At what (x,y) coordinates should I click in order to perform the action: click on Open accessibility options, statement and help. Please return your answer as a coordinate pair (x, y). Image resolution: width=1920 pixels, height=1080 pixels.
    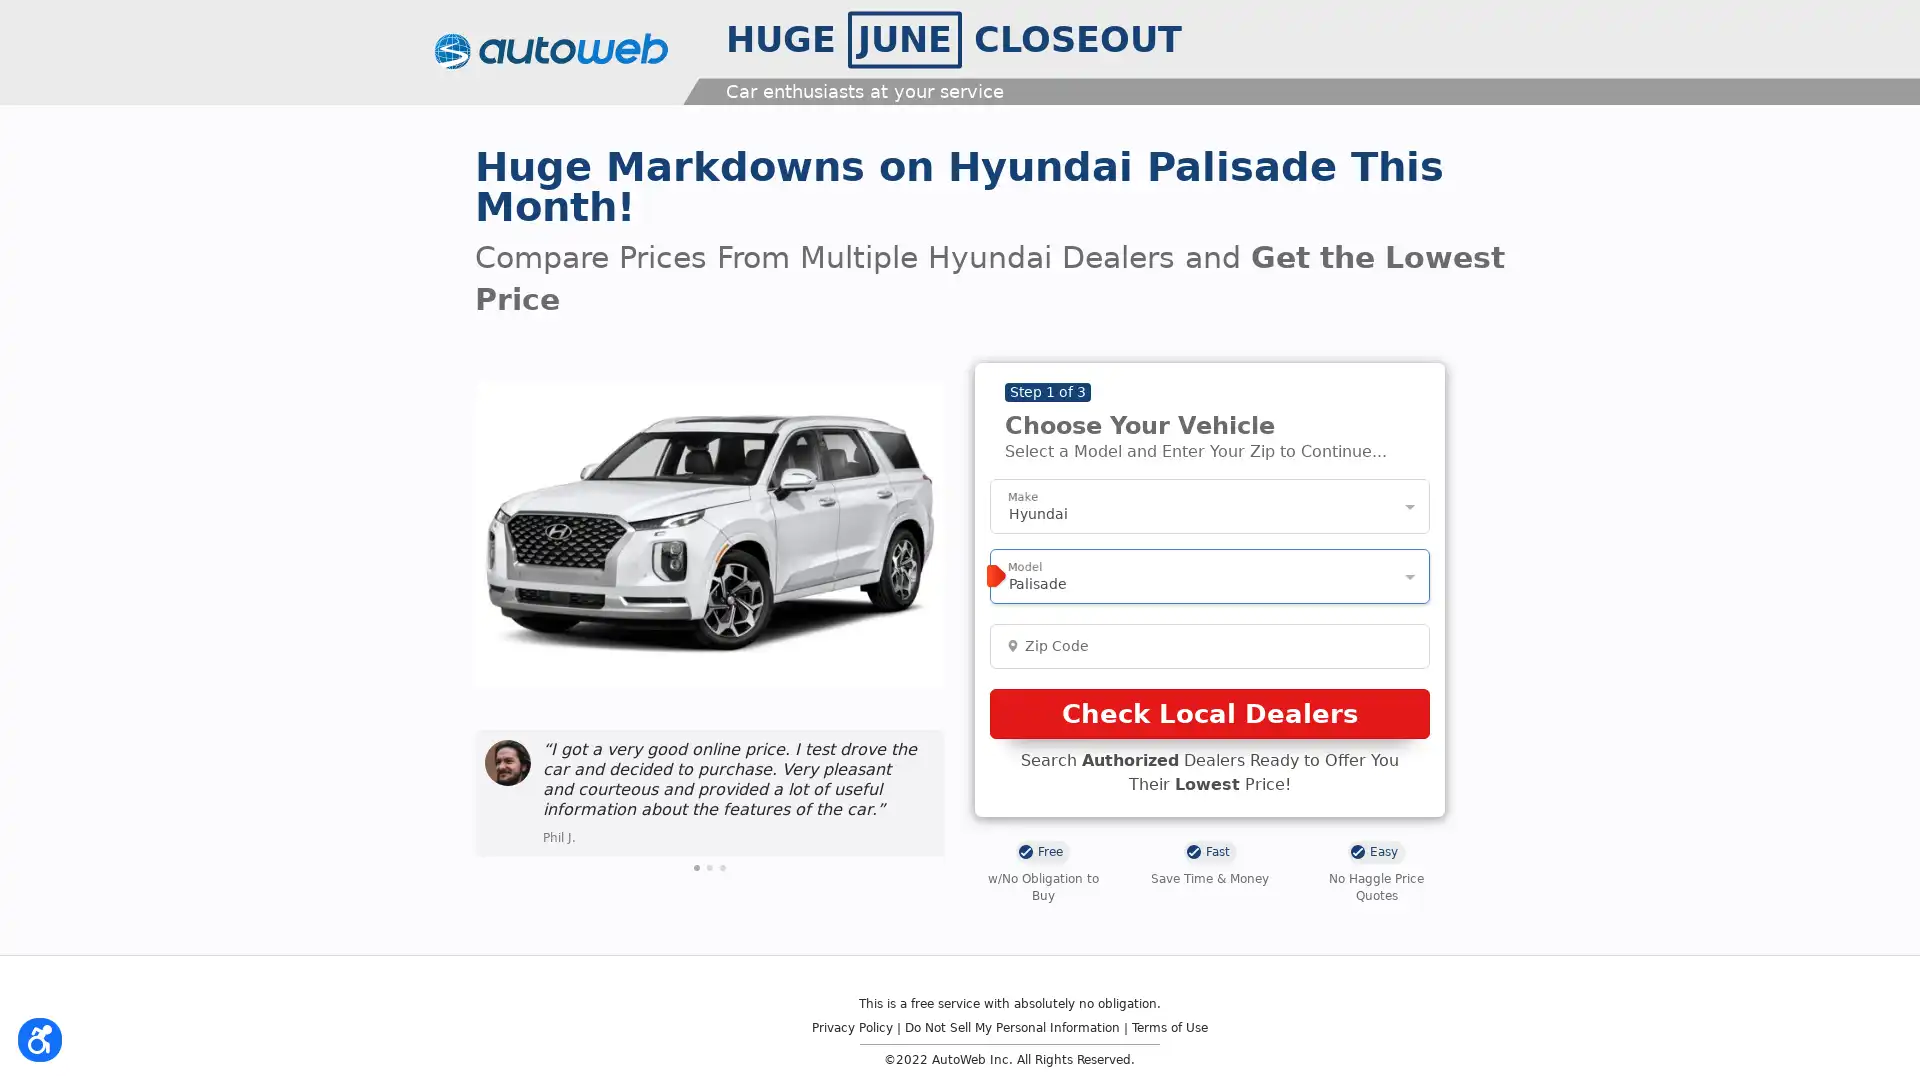
    Looking at the image, I should click on (42, 1036).